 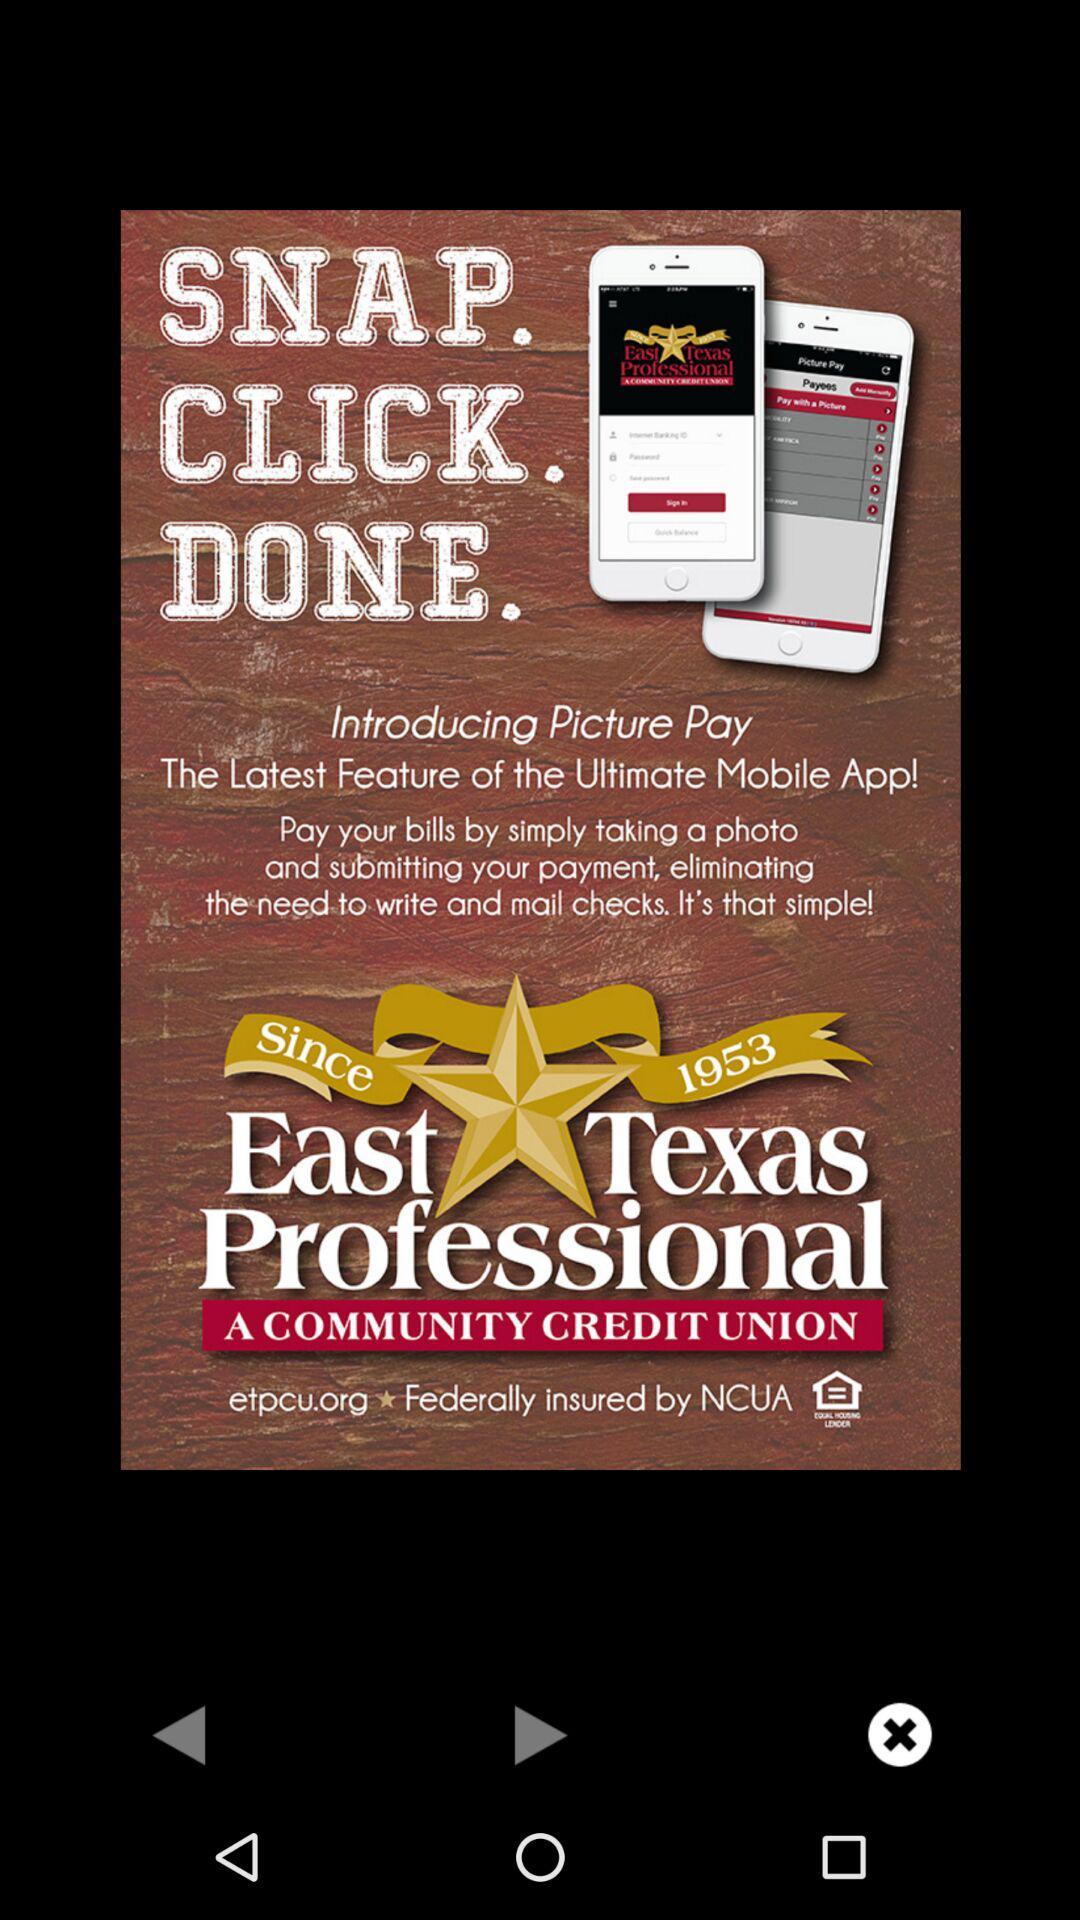 What do you see at coordinates (180, 1855) in the screenshot?
I see `the arrow_backward icon` at bounding box center [180, 1855].